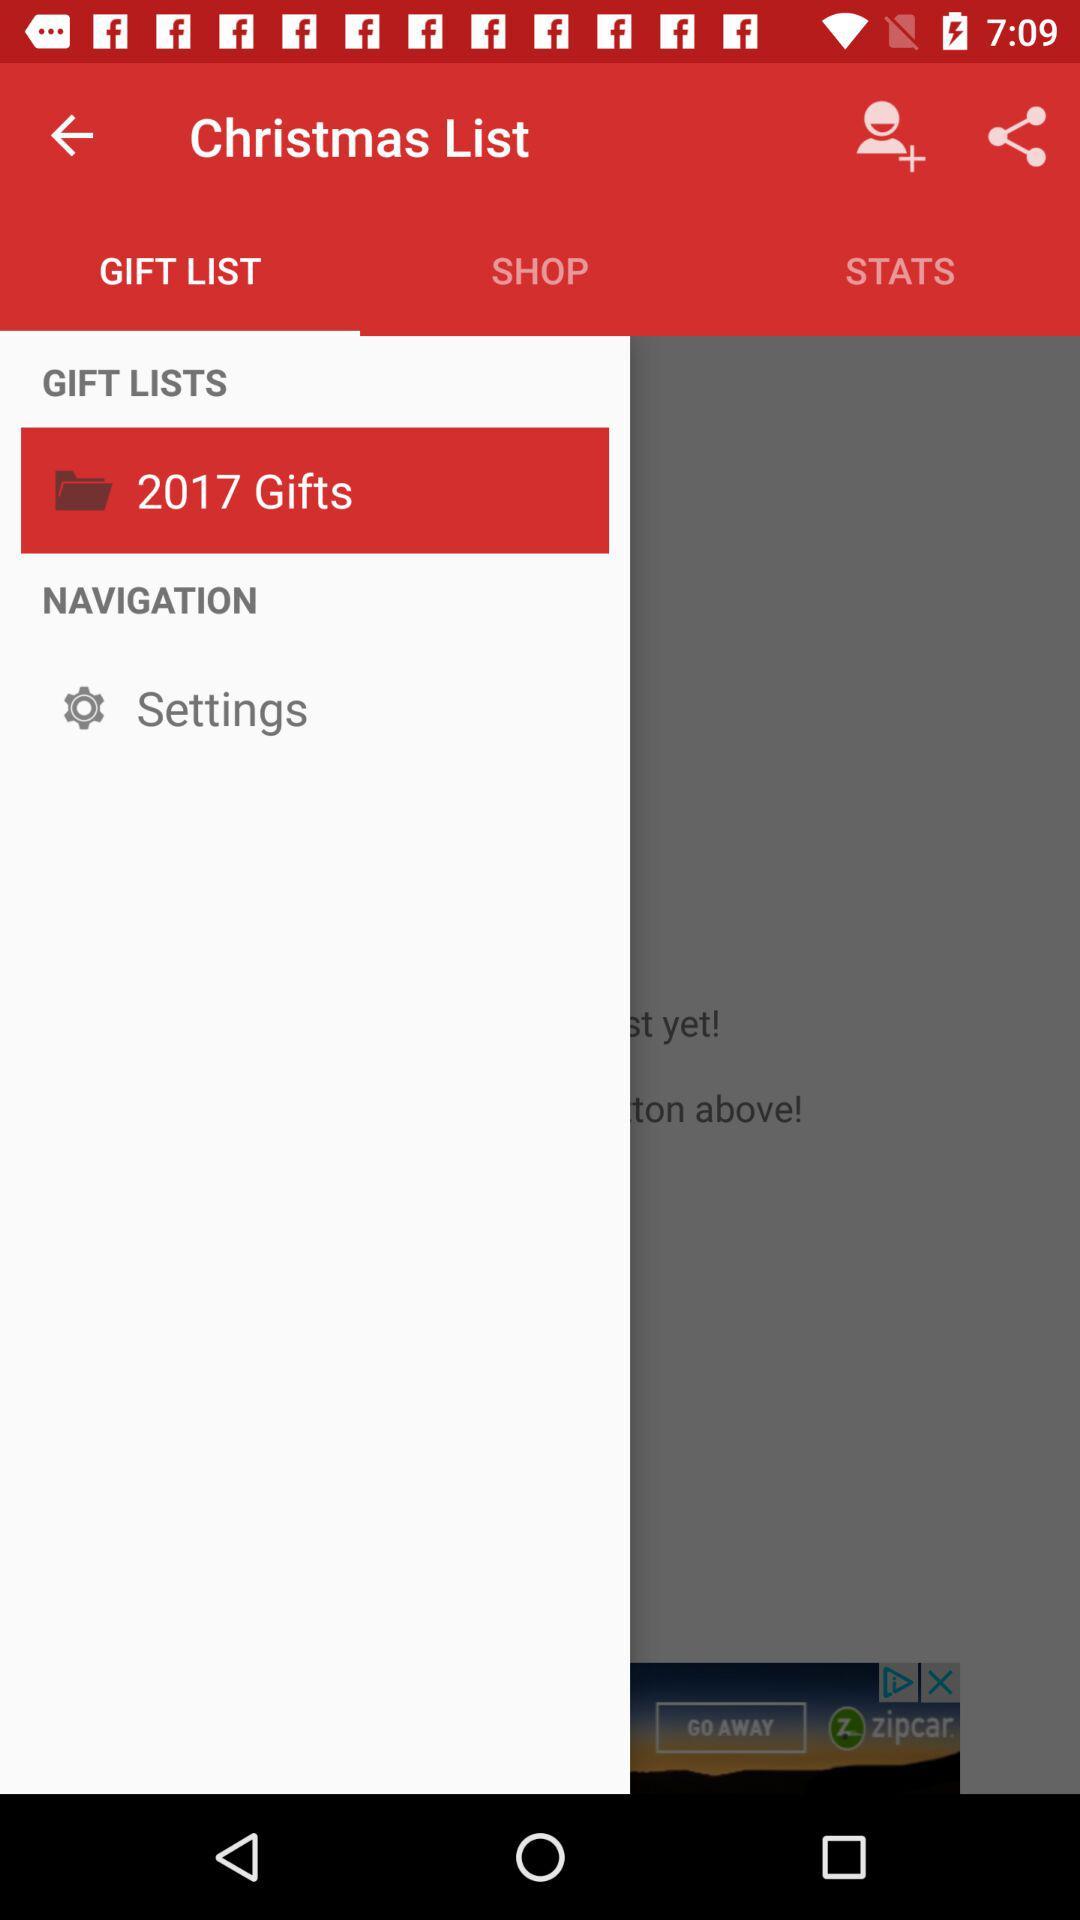 The image size is (1080, 1920). I want to click on the icon below the navigation, so click(367, 708).